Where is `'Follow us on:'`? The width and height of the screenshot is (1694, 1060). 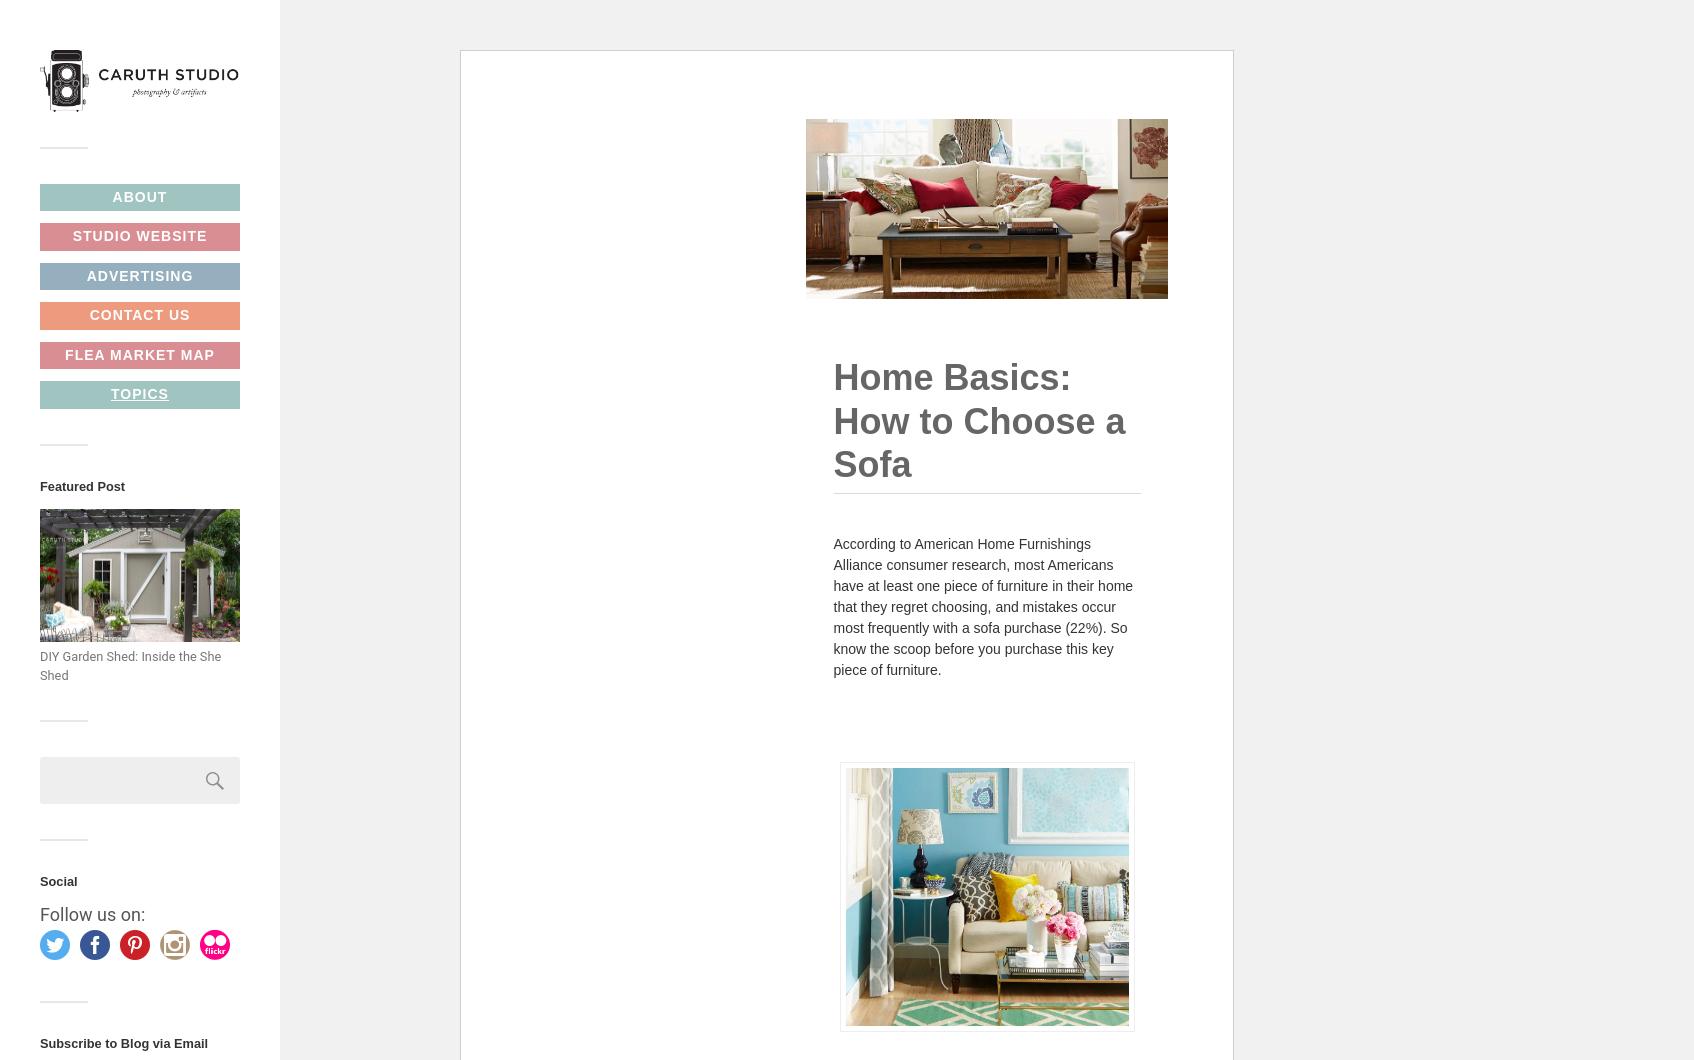 'Follow us on:' is located at coordinates (38, 914).